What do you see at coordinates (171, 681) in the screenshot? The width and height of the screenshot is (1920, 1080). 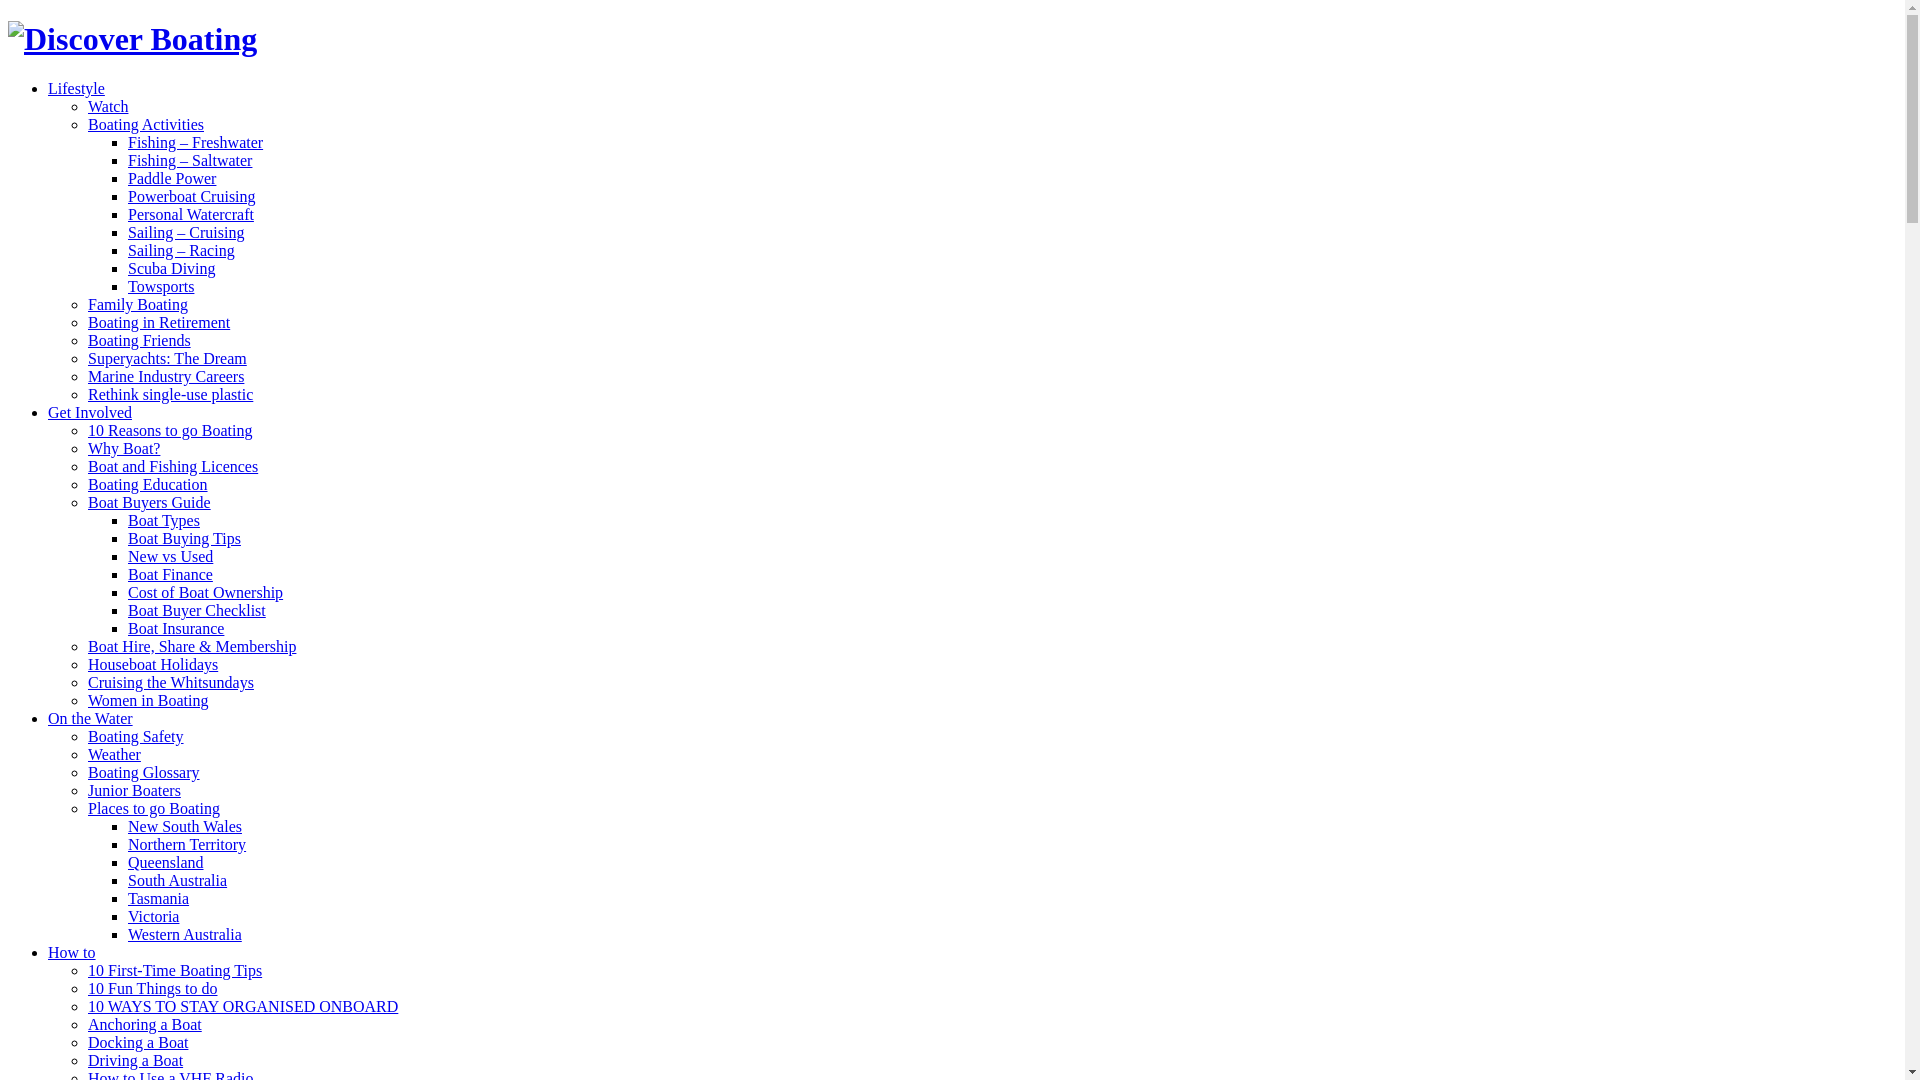 I see `'Cruising the Whitsundays'` at bounding box center [171, 681].